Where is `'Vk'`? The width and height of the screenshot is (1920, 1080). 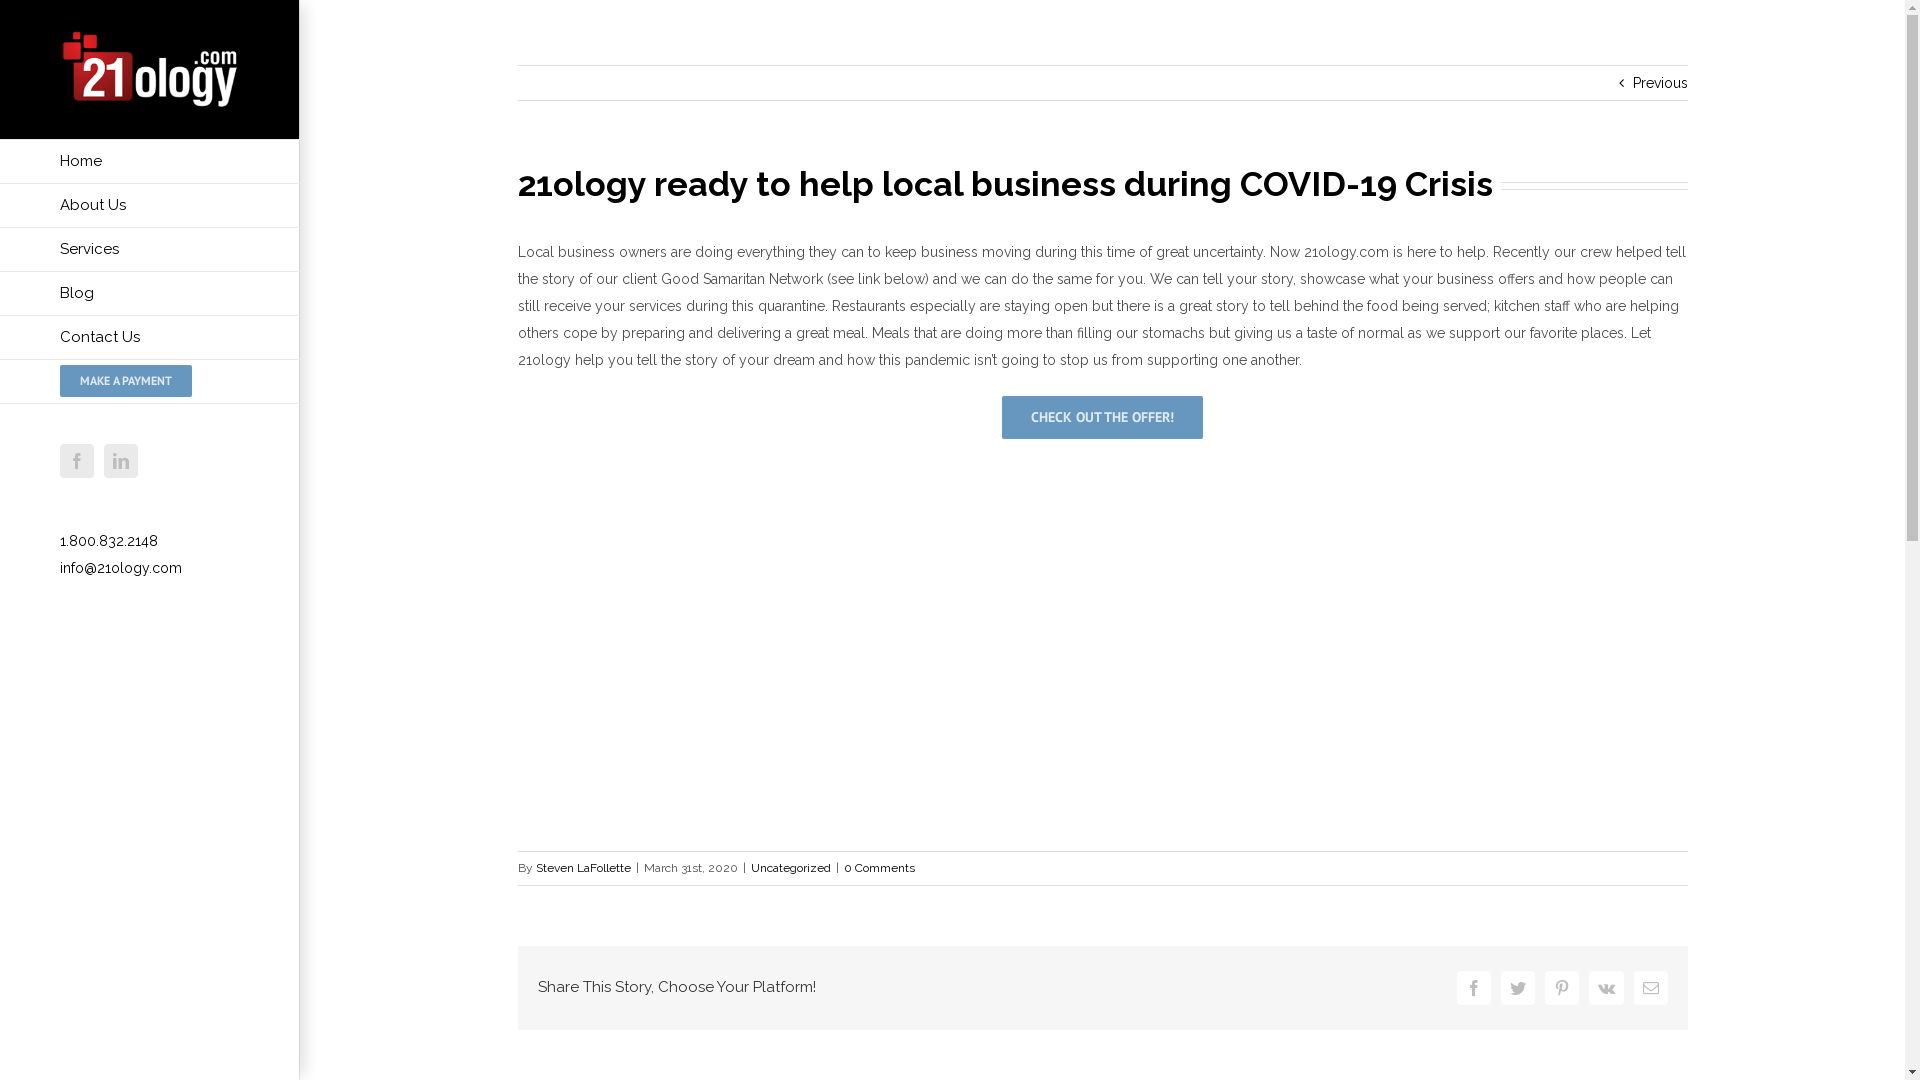
'Vk' is located at coordinates (1605, 986).